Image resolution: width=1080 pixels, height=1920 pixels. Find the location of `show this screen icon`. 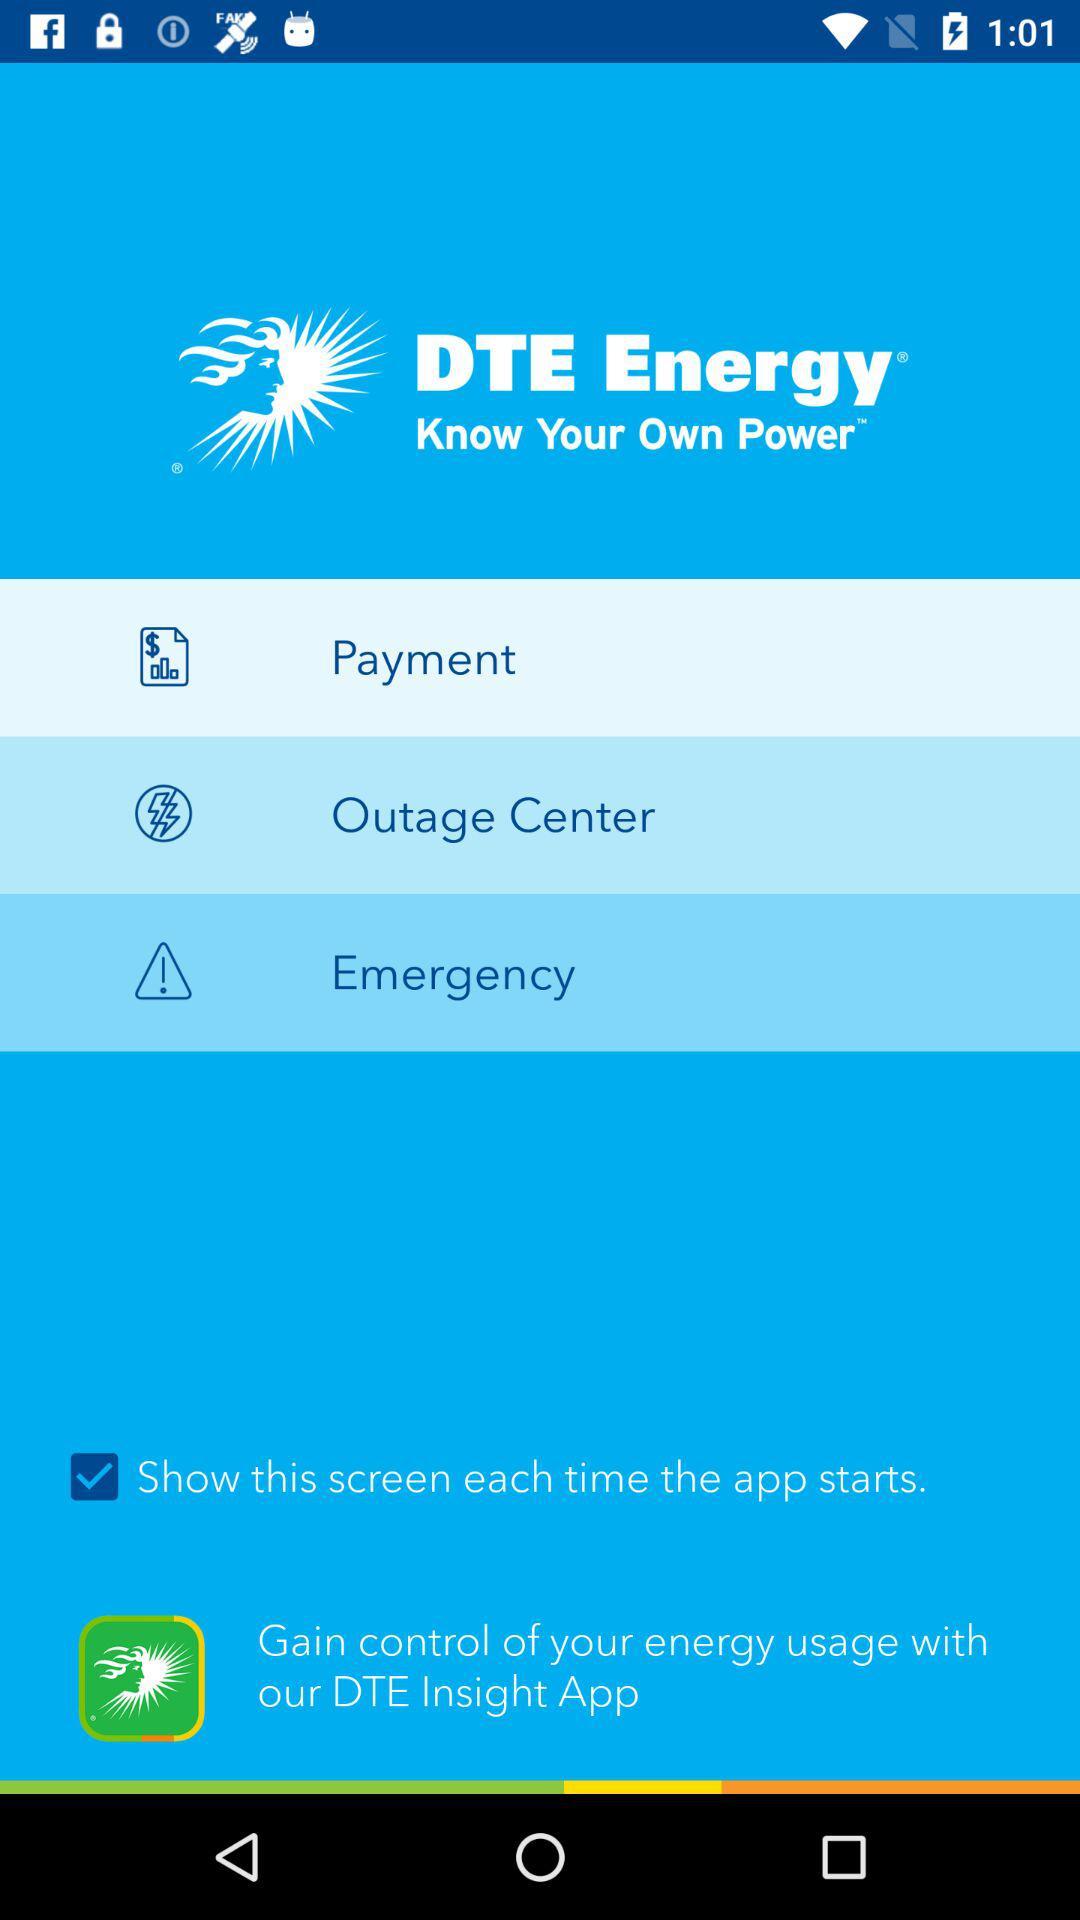

show this screen icon is located at coordinates (540, 1477).